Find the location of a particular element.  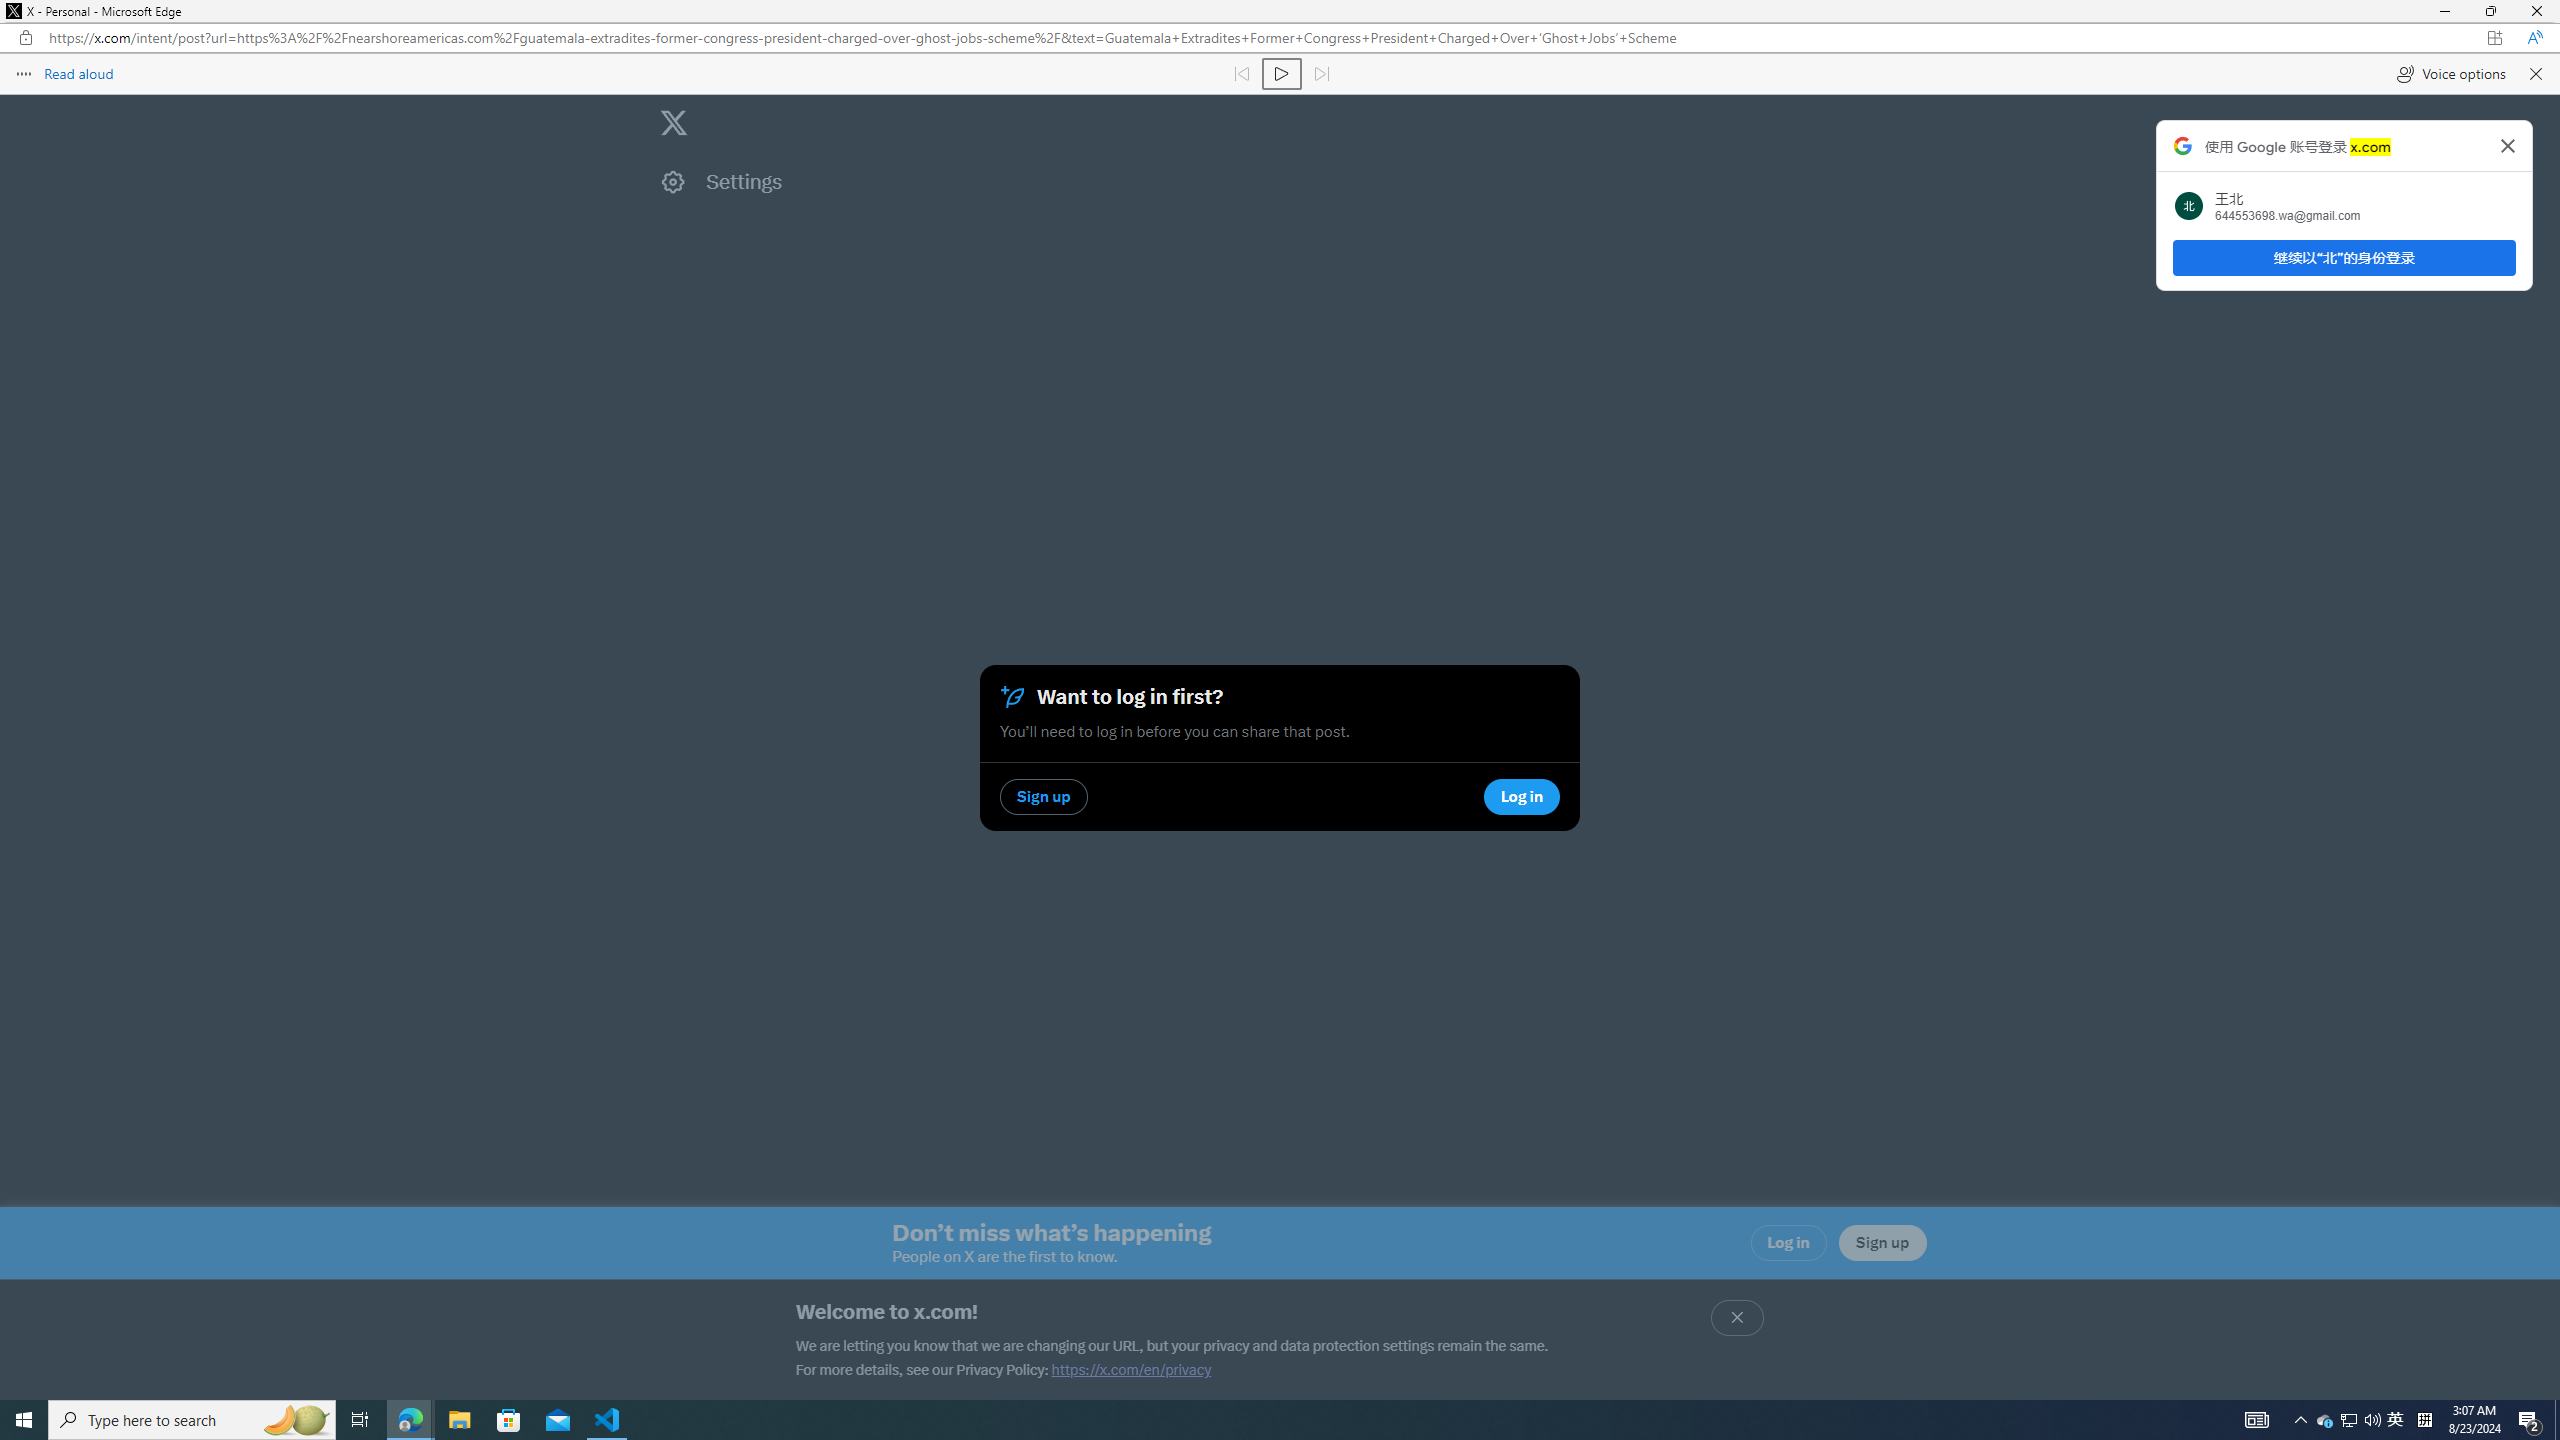

'App available. Install X' is located at coordinates (2494, 37).